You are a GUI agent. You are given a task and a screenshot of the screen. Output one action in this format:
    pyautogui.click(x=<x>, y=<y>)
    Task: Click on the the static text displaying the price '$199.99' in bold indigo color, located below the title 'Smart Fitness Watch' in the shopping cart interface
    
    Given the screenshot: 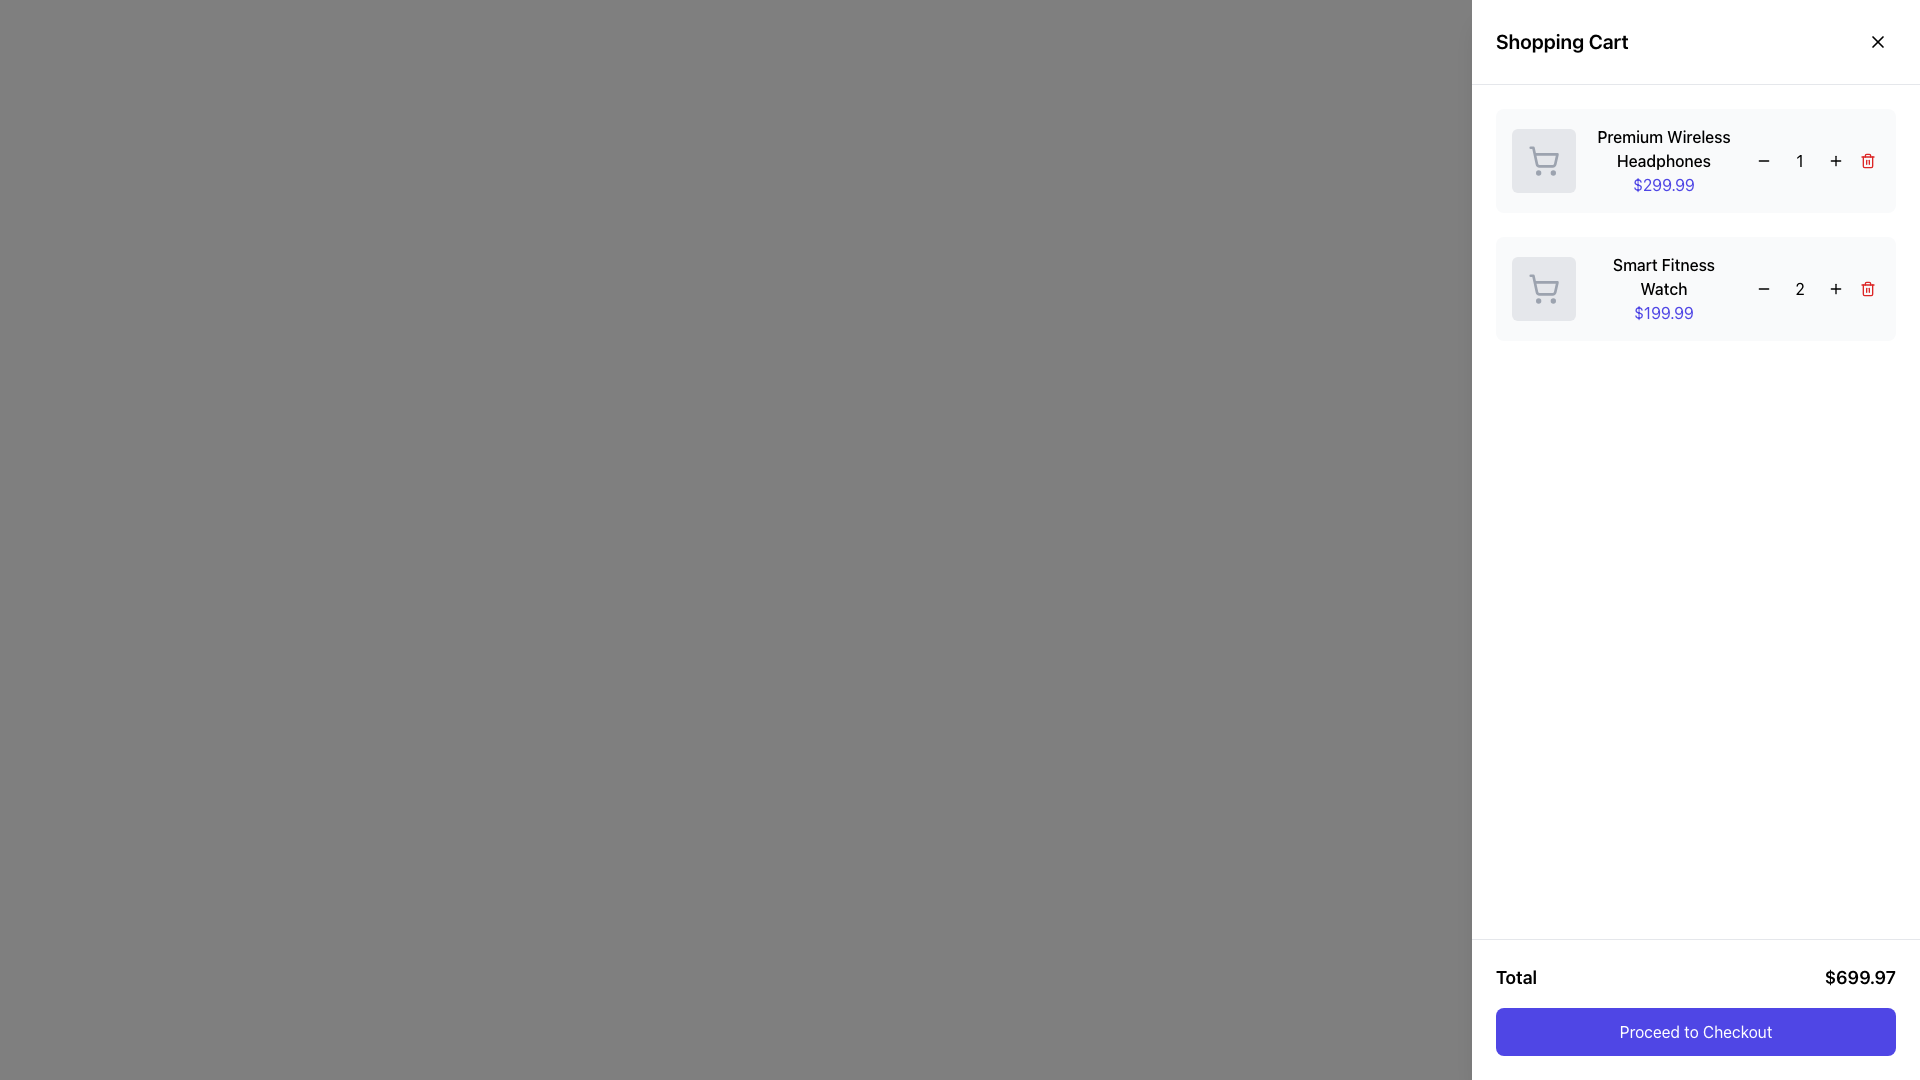 What is the action you would take?
    pyautogui.click(x=1664, y=312)
    